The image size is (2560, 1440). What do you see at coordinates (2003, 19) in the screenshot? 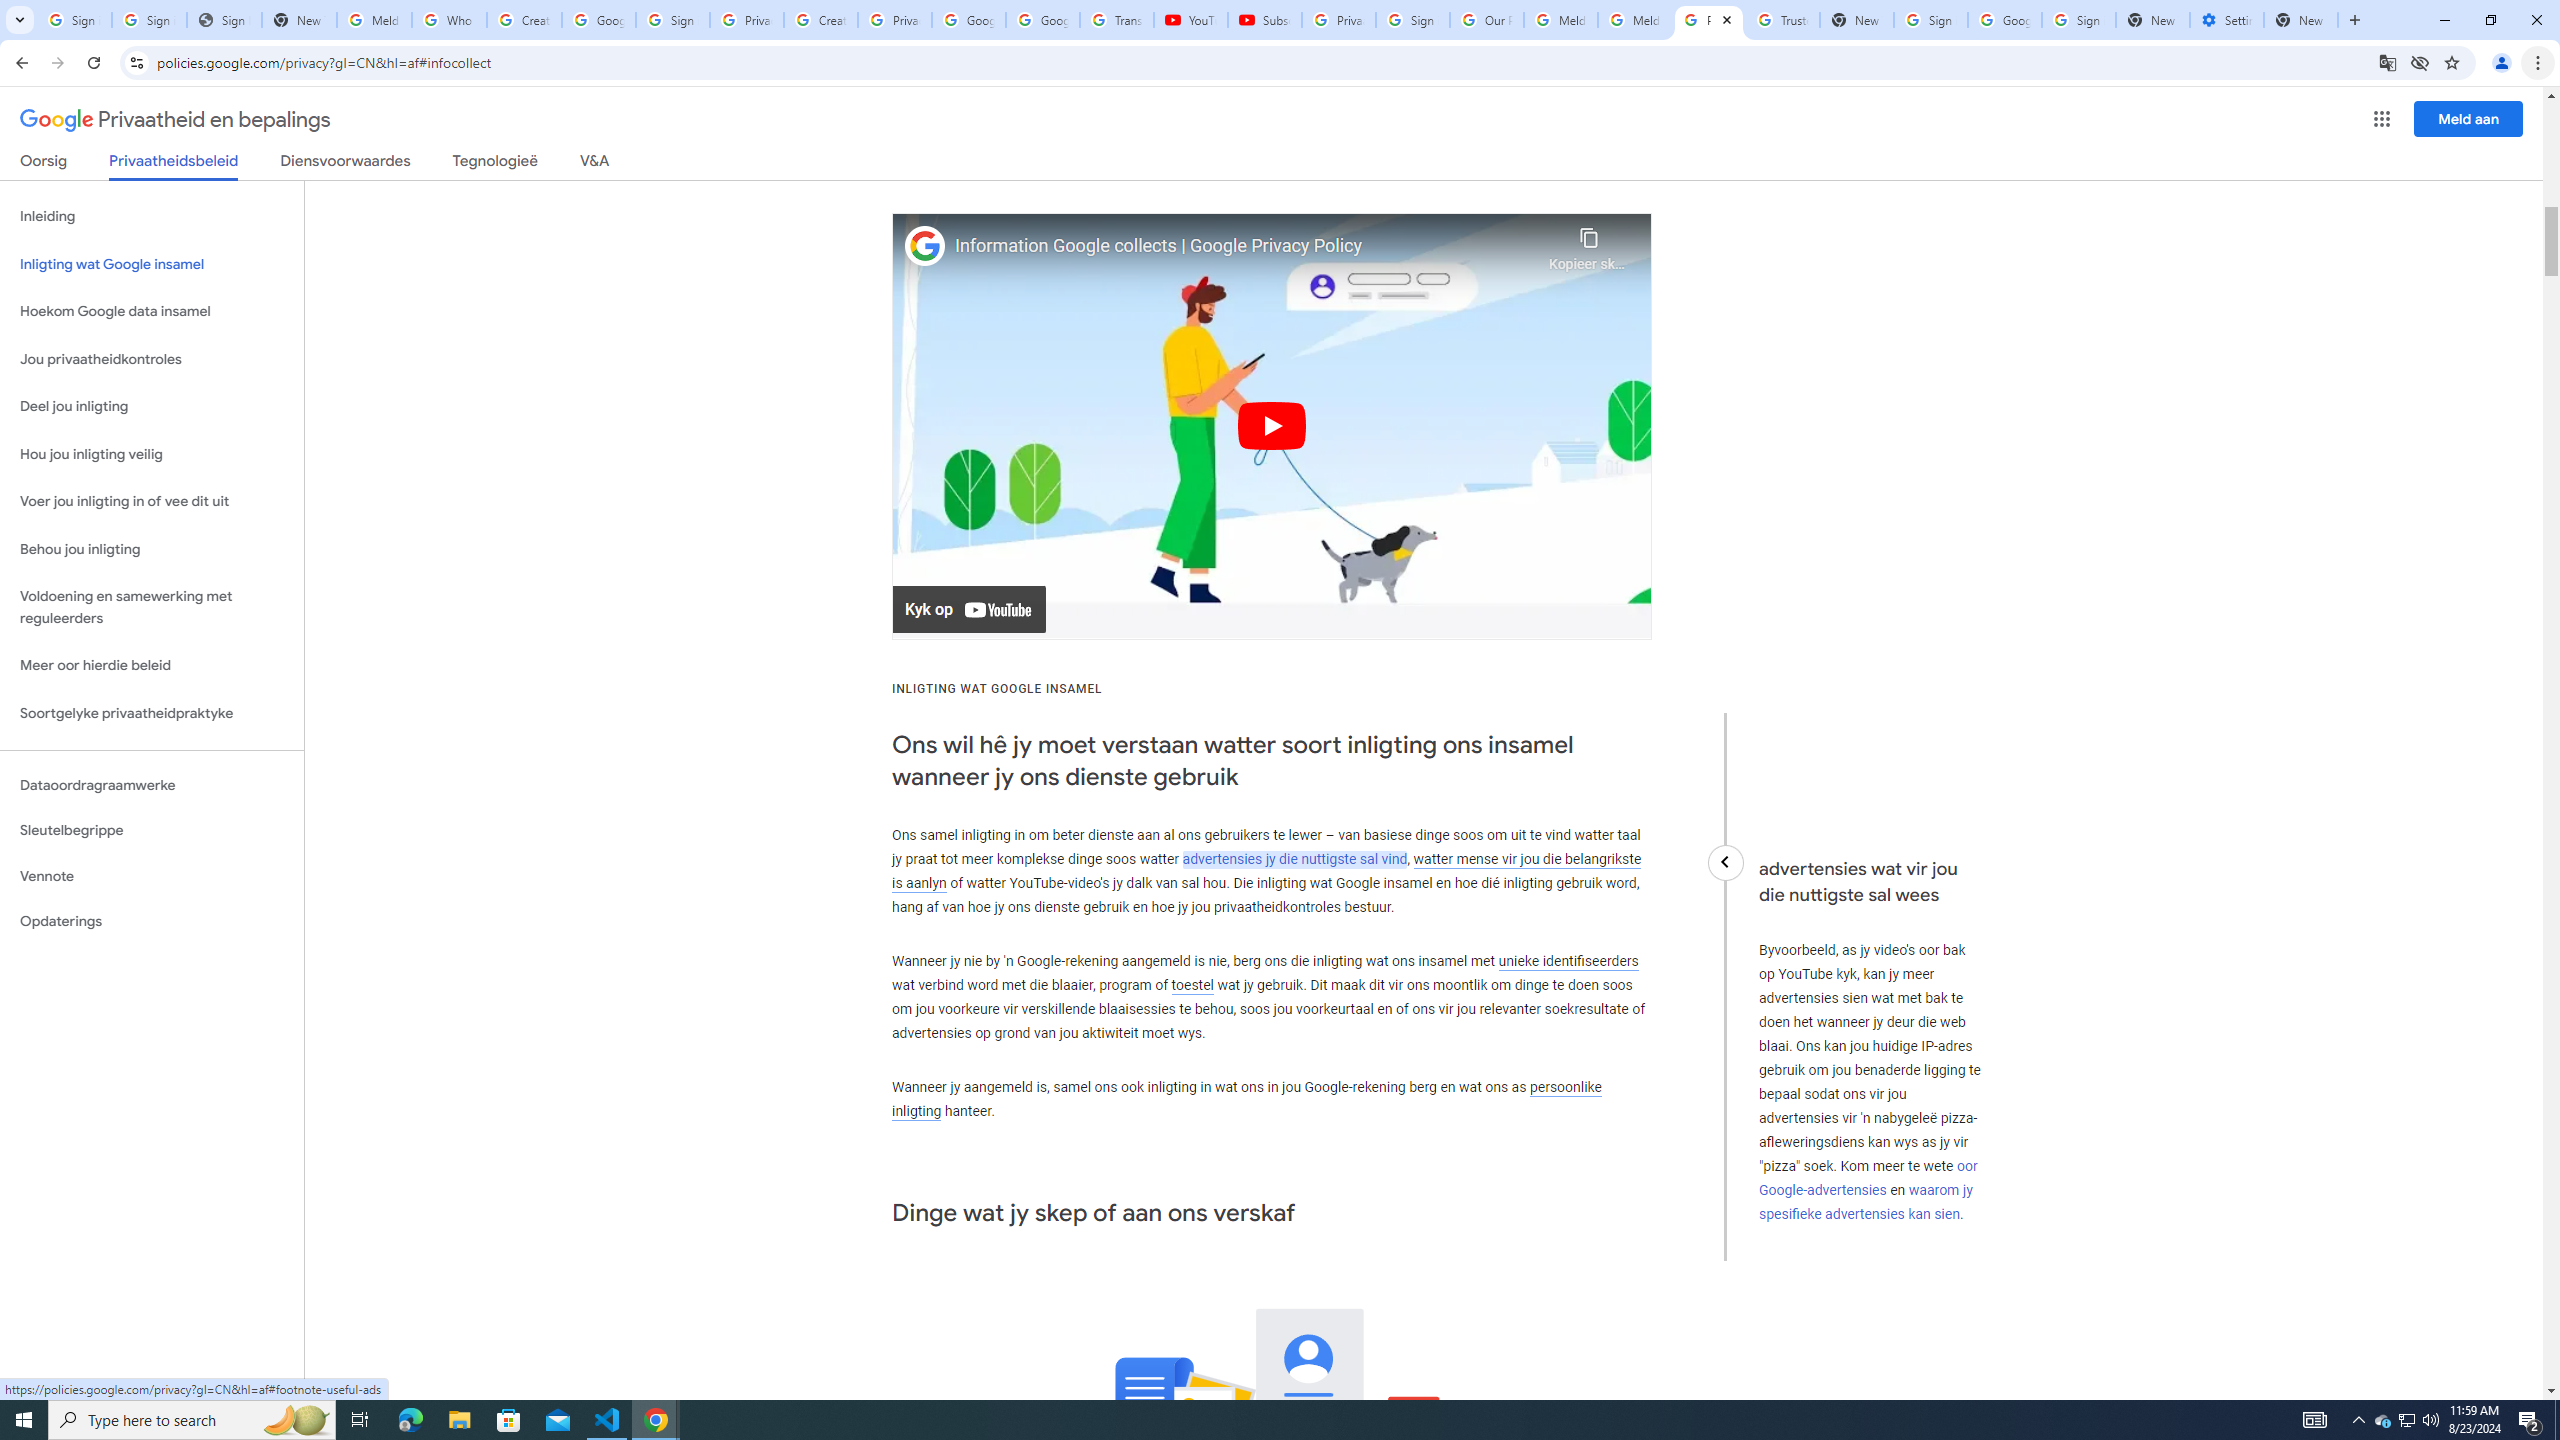
I see `'Google Cybersecurity Innovations - Google Safety Center'` at bounding box center [2003, 19].